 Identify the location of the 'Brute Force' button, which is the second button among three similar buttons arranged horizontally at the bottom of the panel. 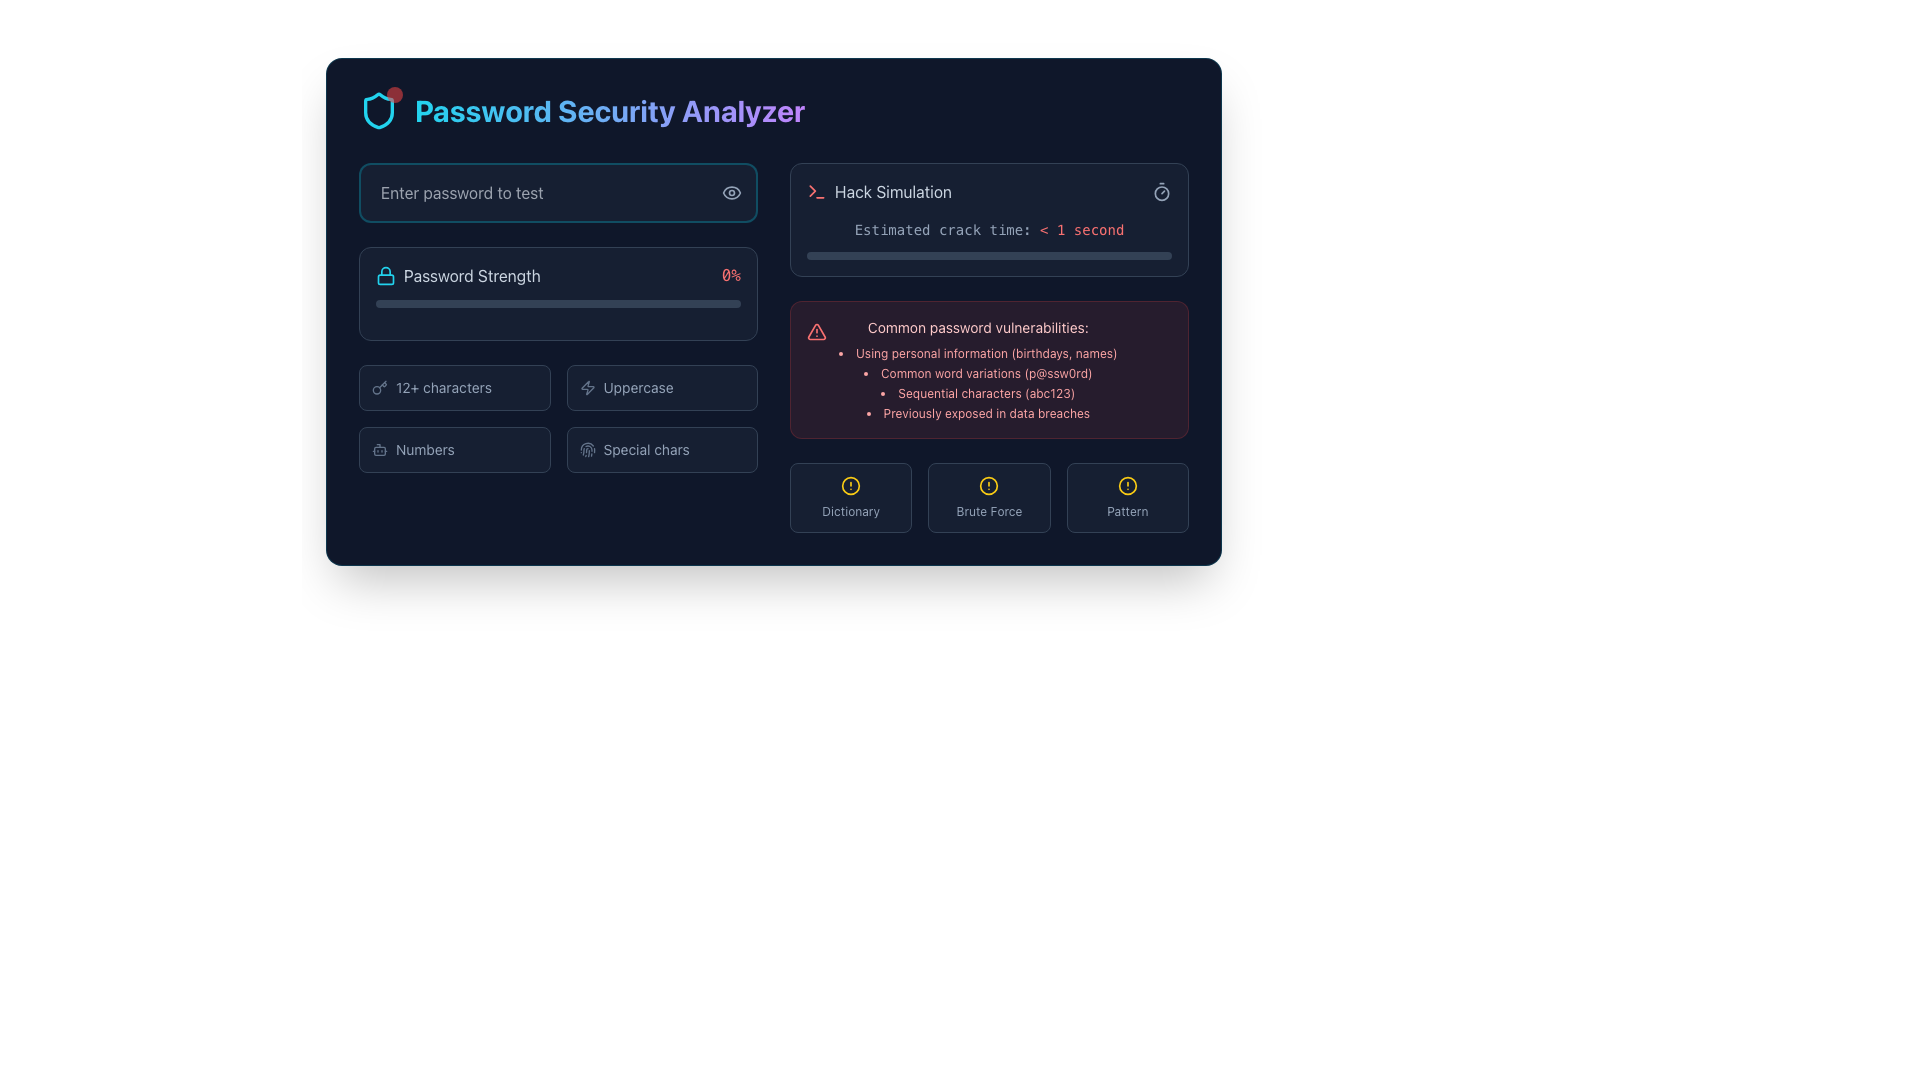
(989, 496).